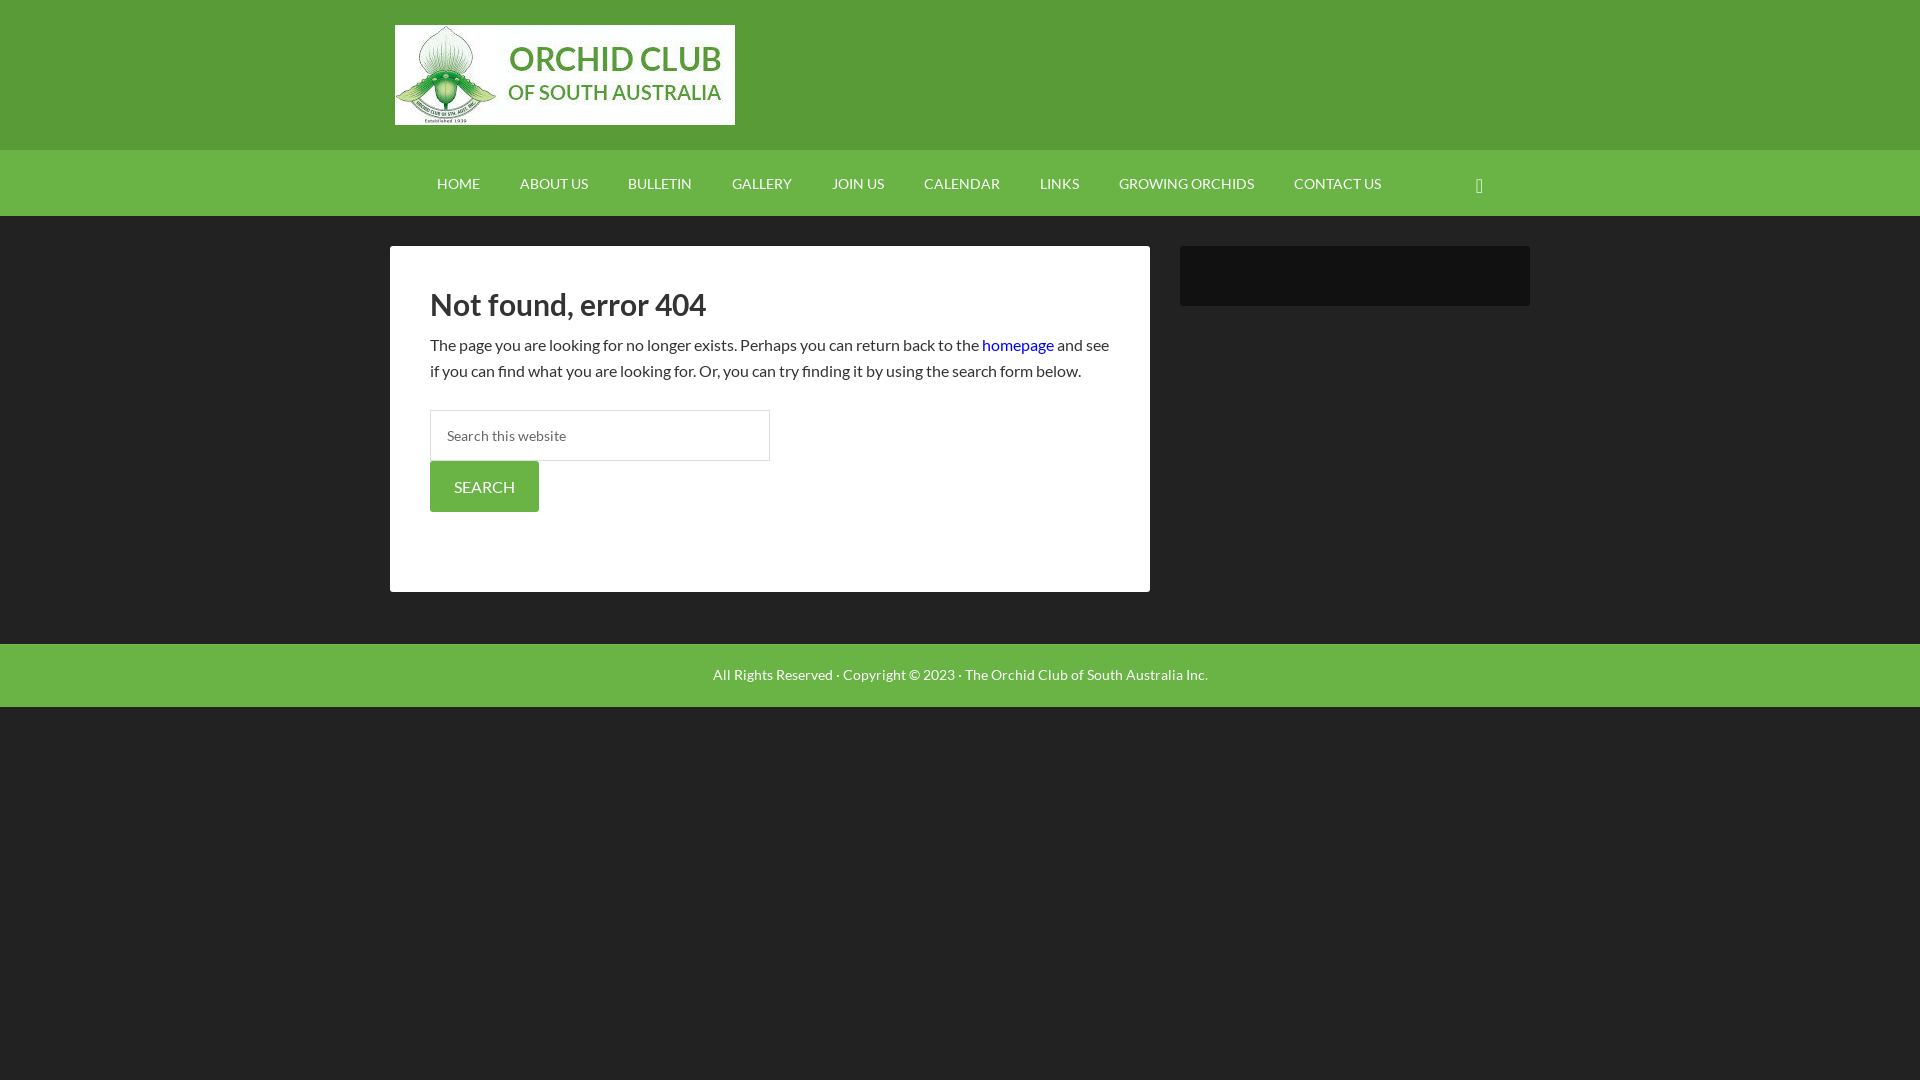 The height and width of the screenshot is (1080, 1920). What do you see at coordinates (1502, 169) in the screenshot?
I see `'Search'` at bounding box center [1502, 169].